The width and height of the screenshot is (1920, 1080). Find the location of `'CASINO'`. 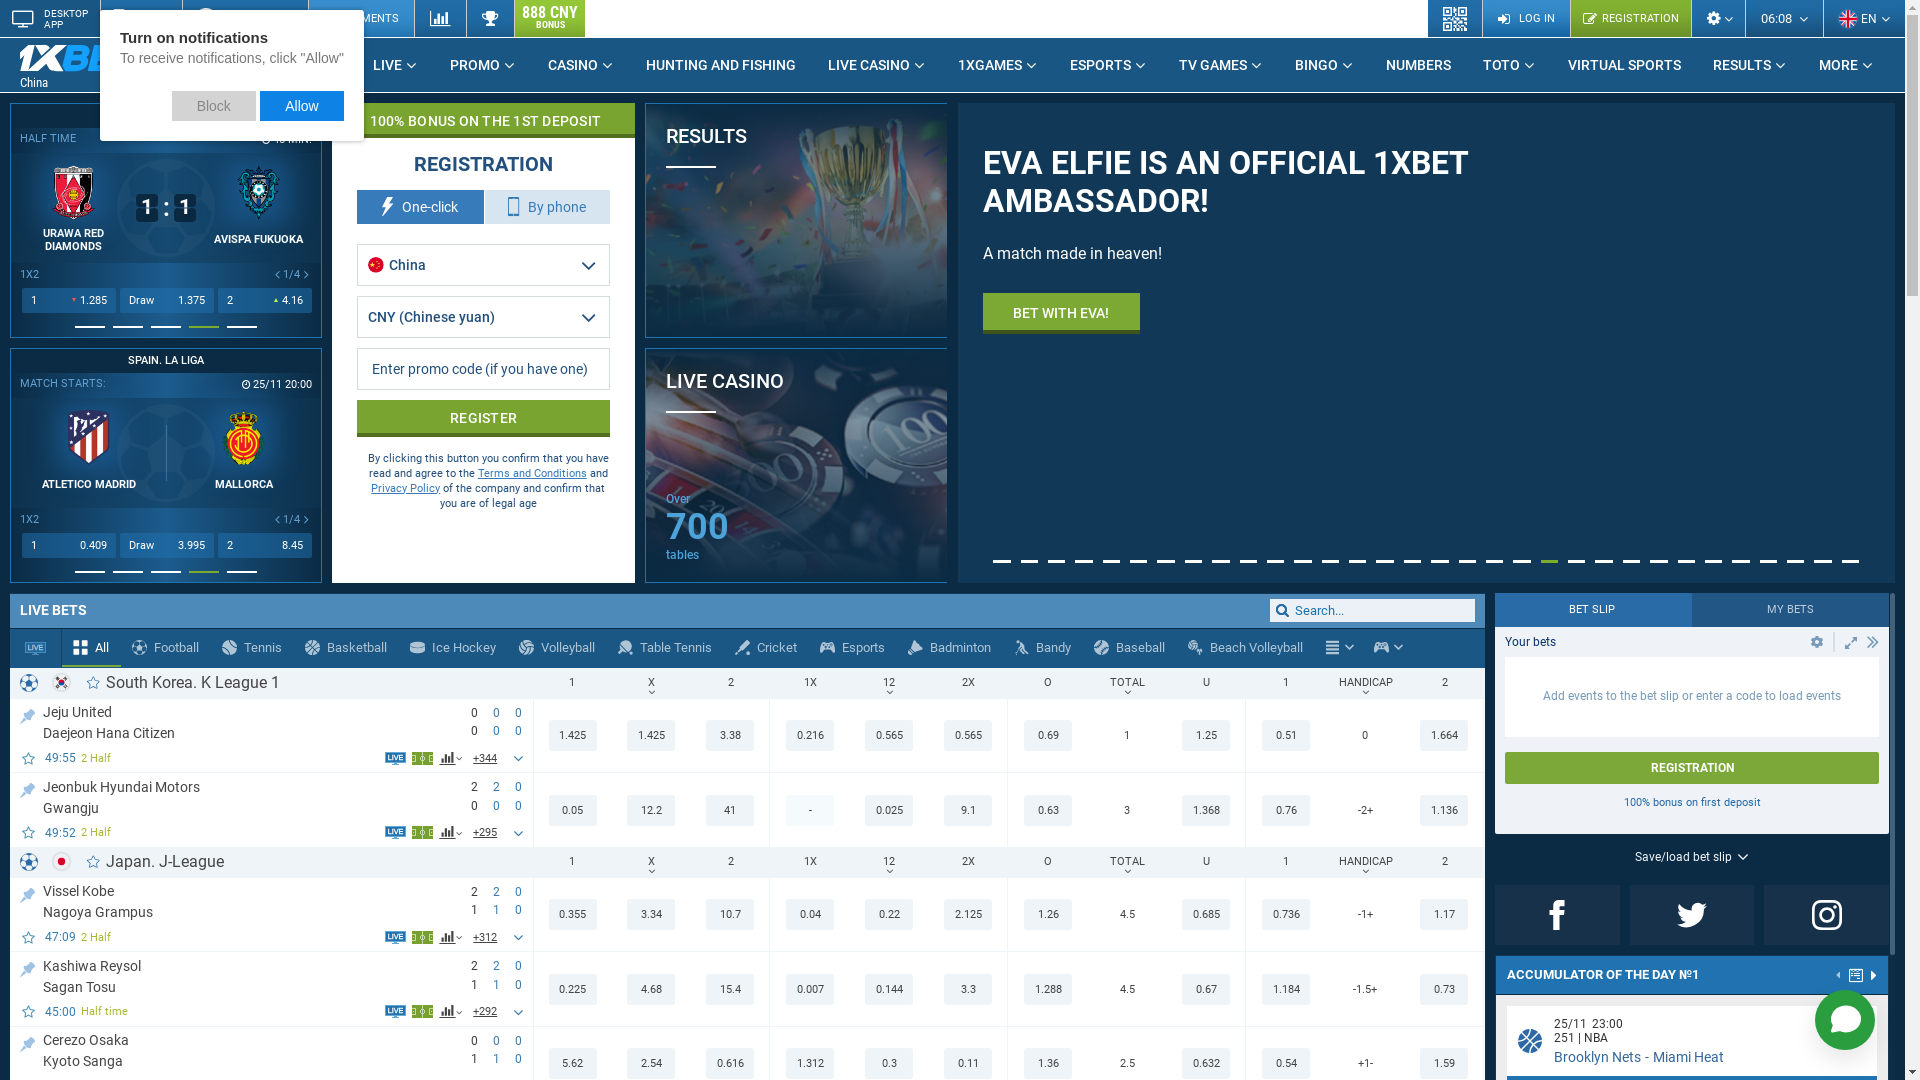

'CASINO' is located at coordinates (532, 64).